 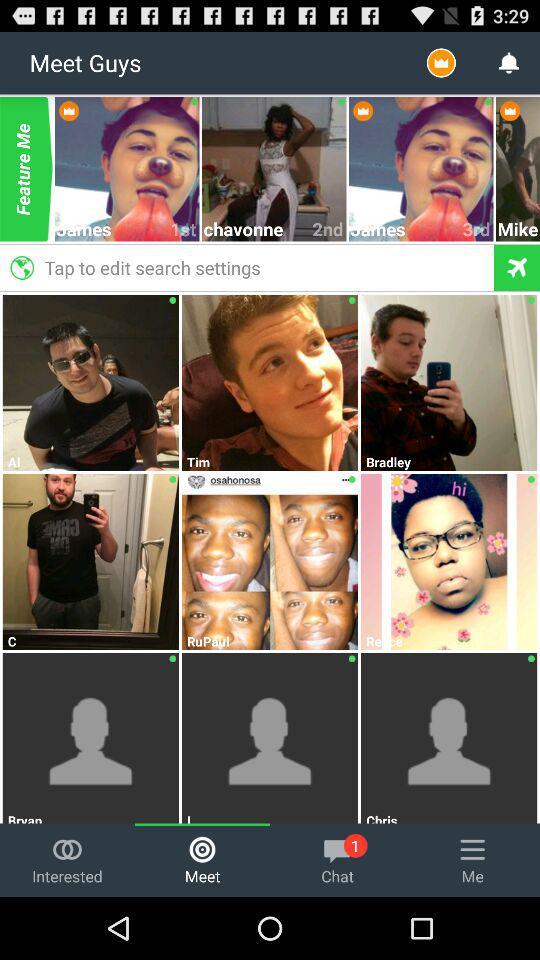 What do you see at coordinates (184, 229) in the screenshot?
I see `item to the right of the james item` at bounding box center [184, 229].